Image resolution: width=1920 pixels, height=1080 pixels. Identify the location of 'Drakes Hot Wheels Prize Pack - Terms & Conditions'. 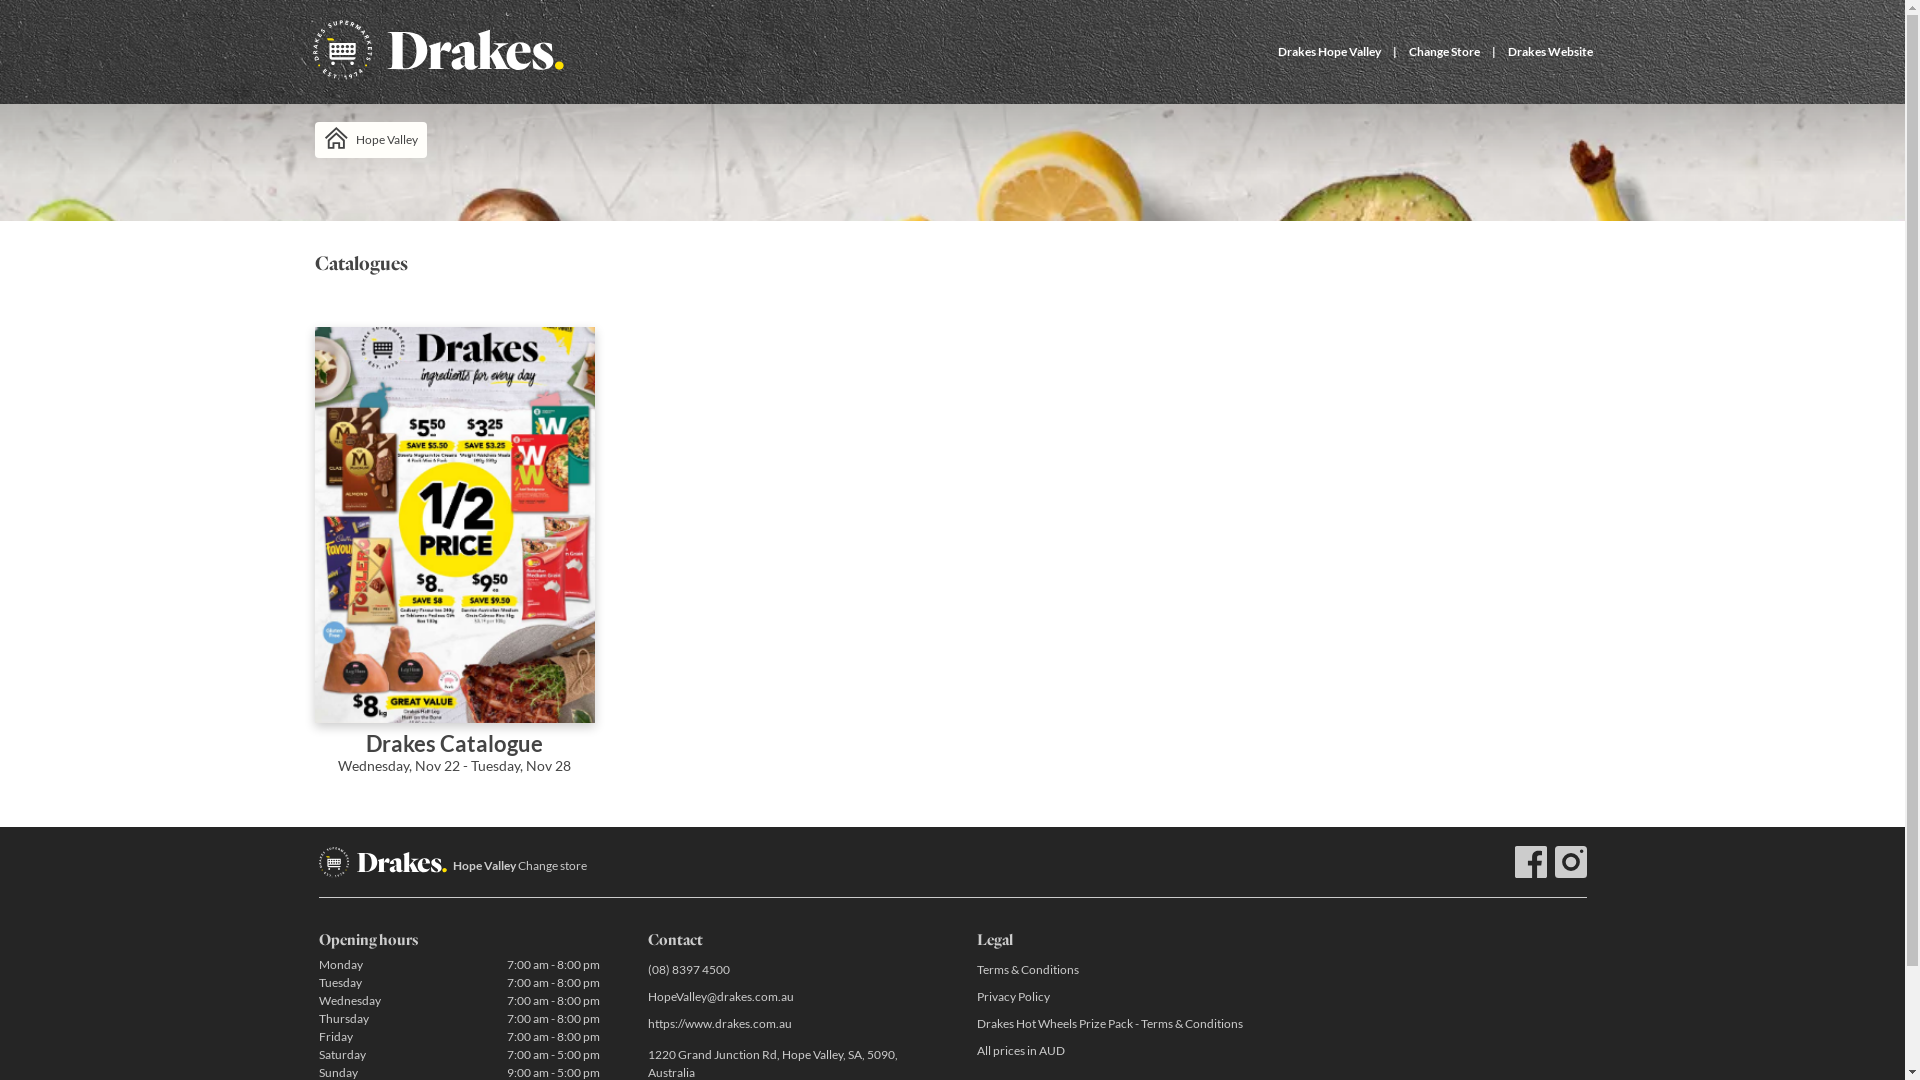
(1115, 1023).